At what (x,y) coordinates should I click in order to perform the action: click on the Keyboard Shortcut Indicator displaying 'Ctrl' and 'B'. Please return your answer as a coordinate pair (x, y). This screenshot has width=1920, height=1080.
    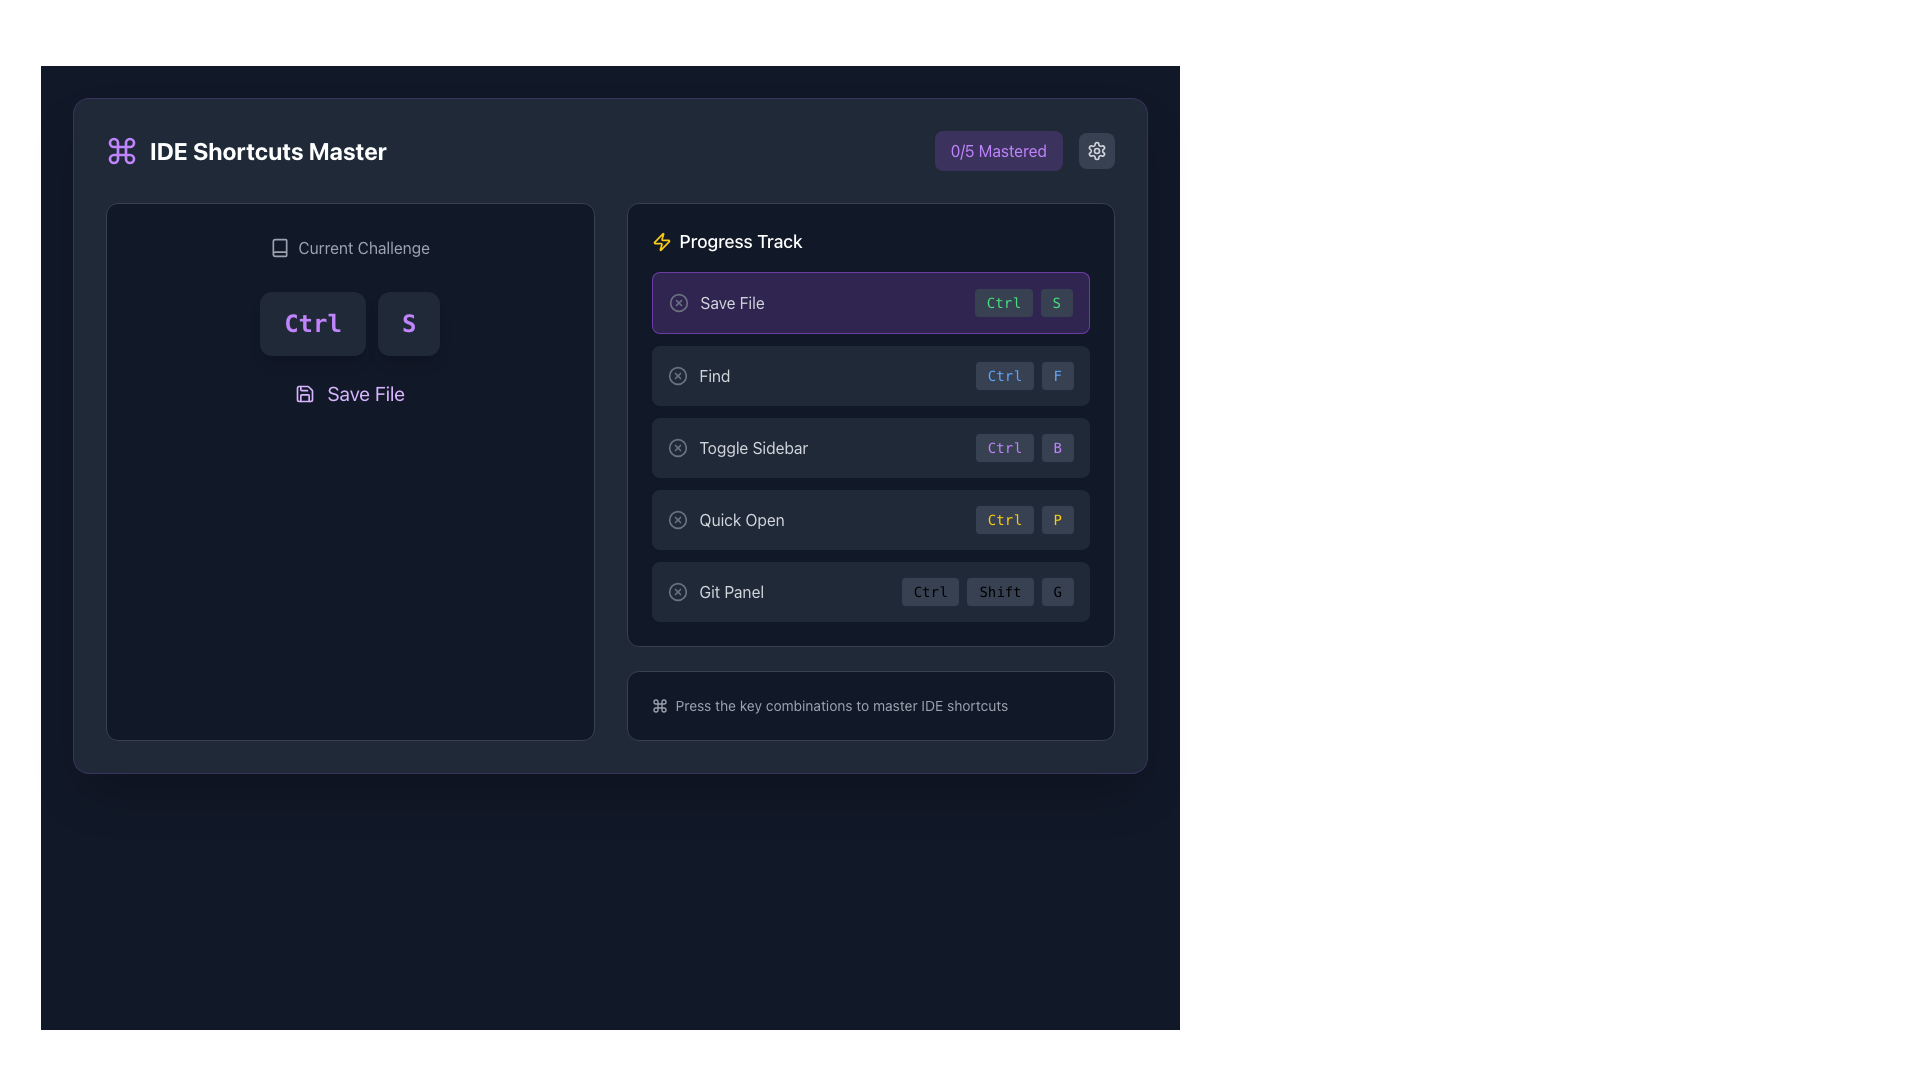
    Looking at the image, I should click on (1024, 446).